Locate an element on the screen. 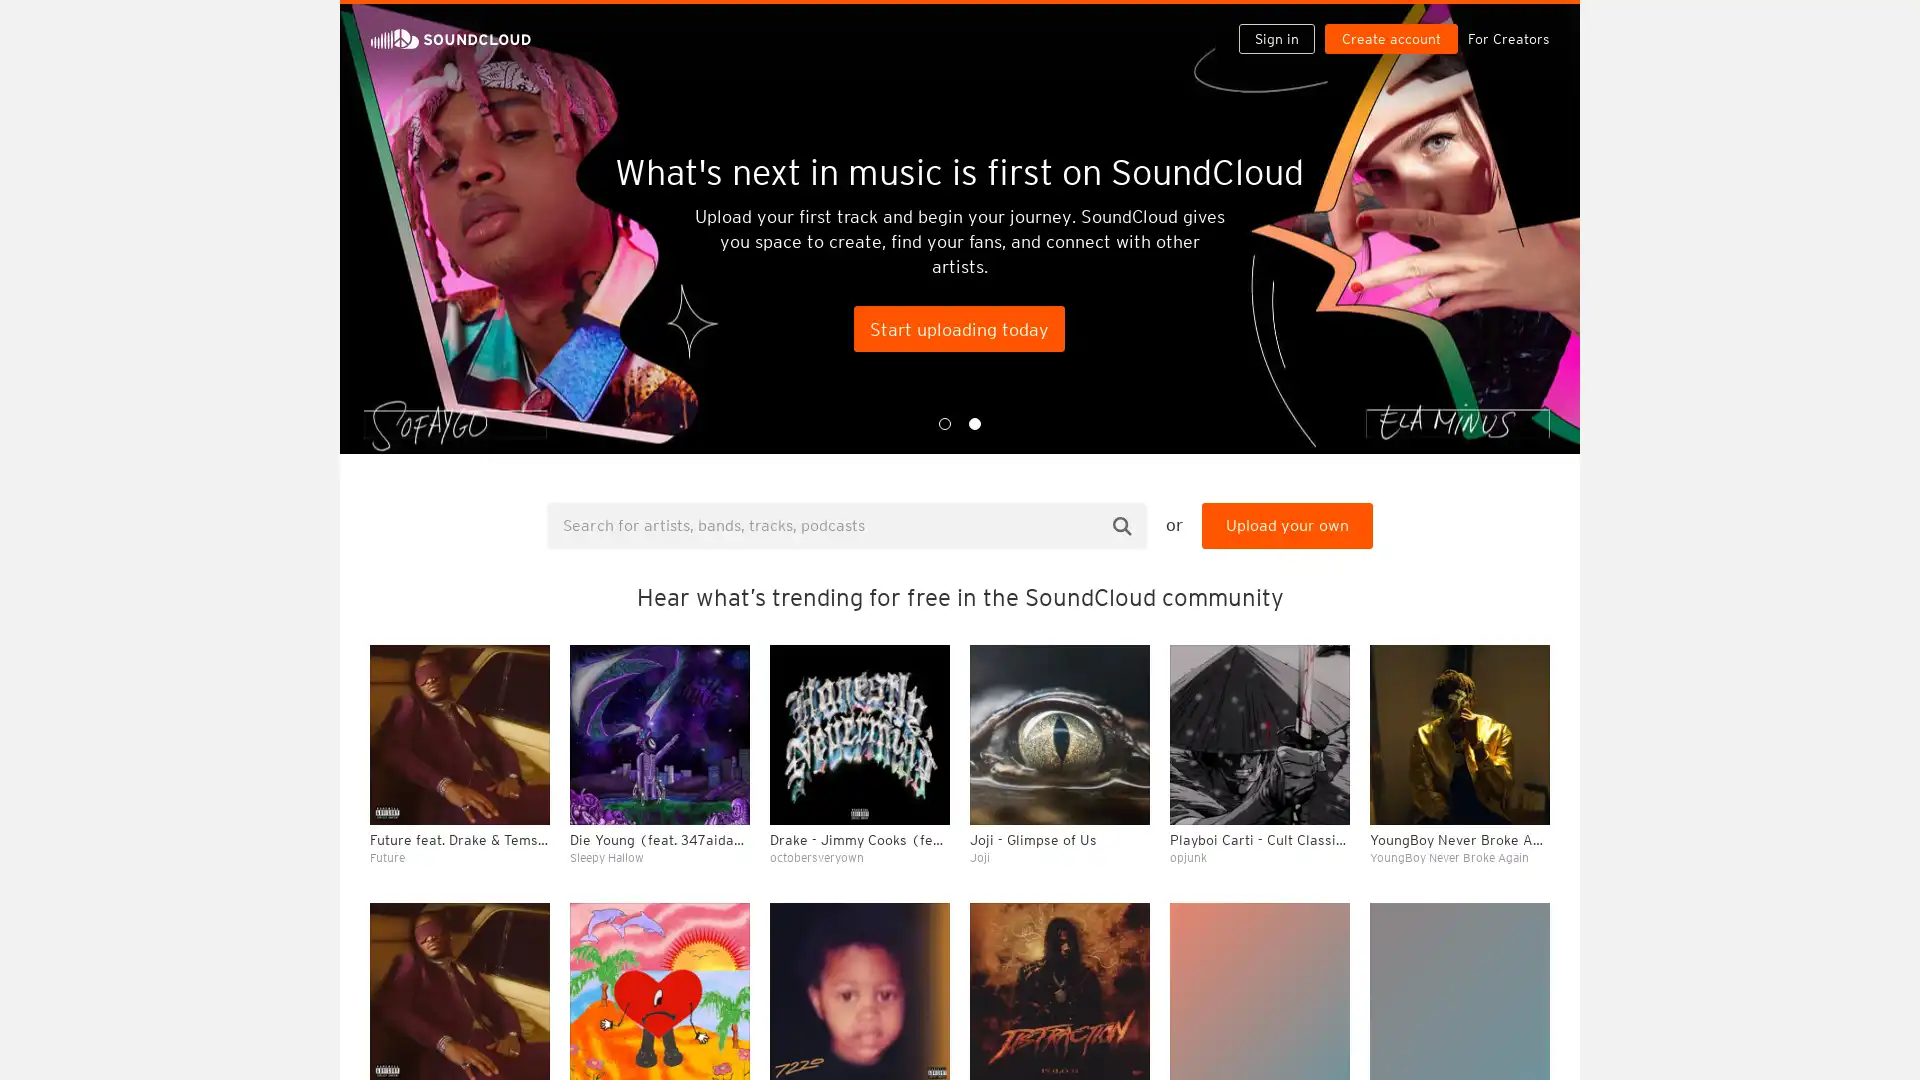 Image resolution: width=1920 pixels, height=1080 pixels. Hide queue is located at coordinates (1536, 546).